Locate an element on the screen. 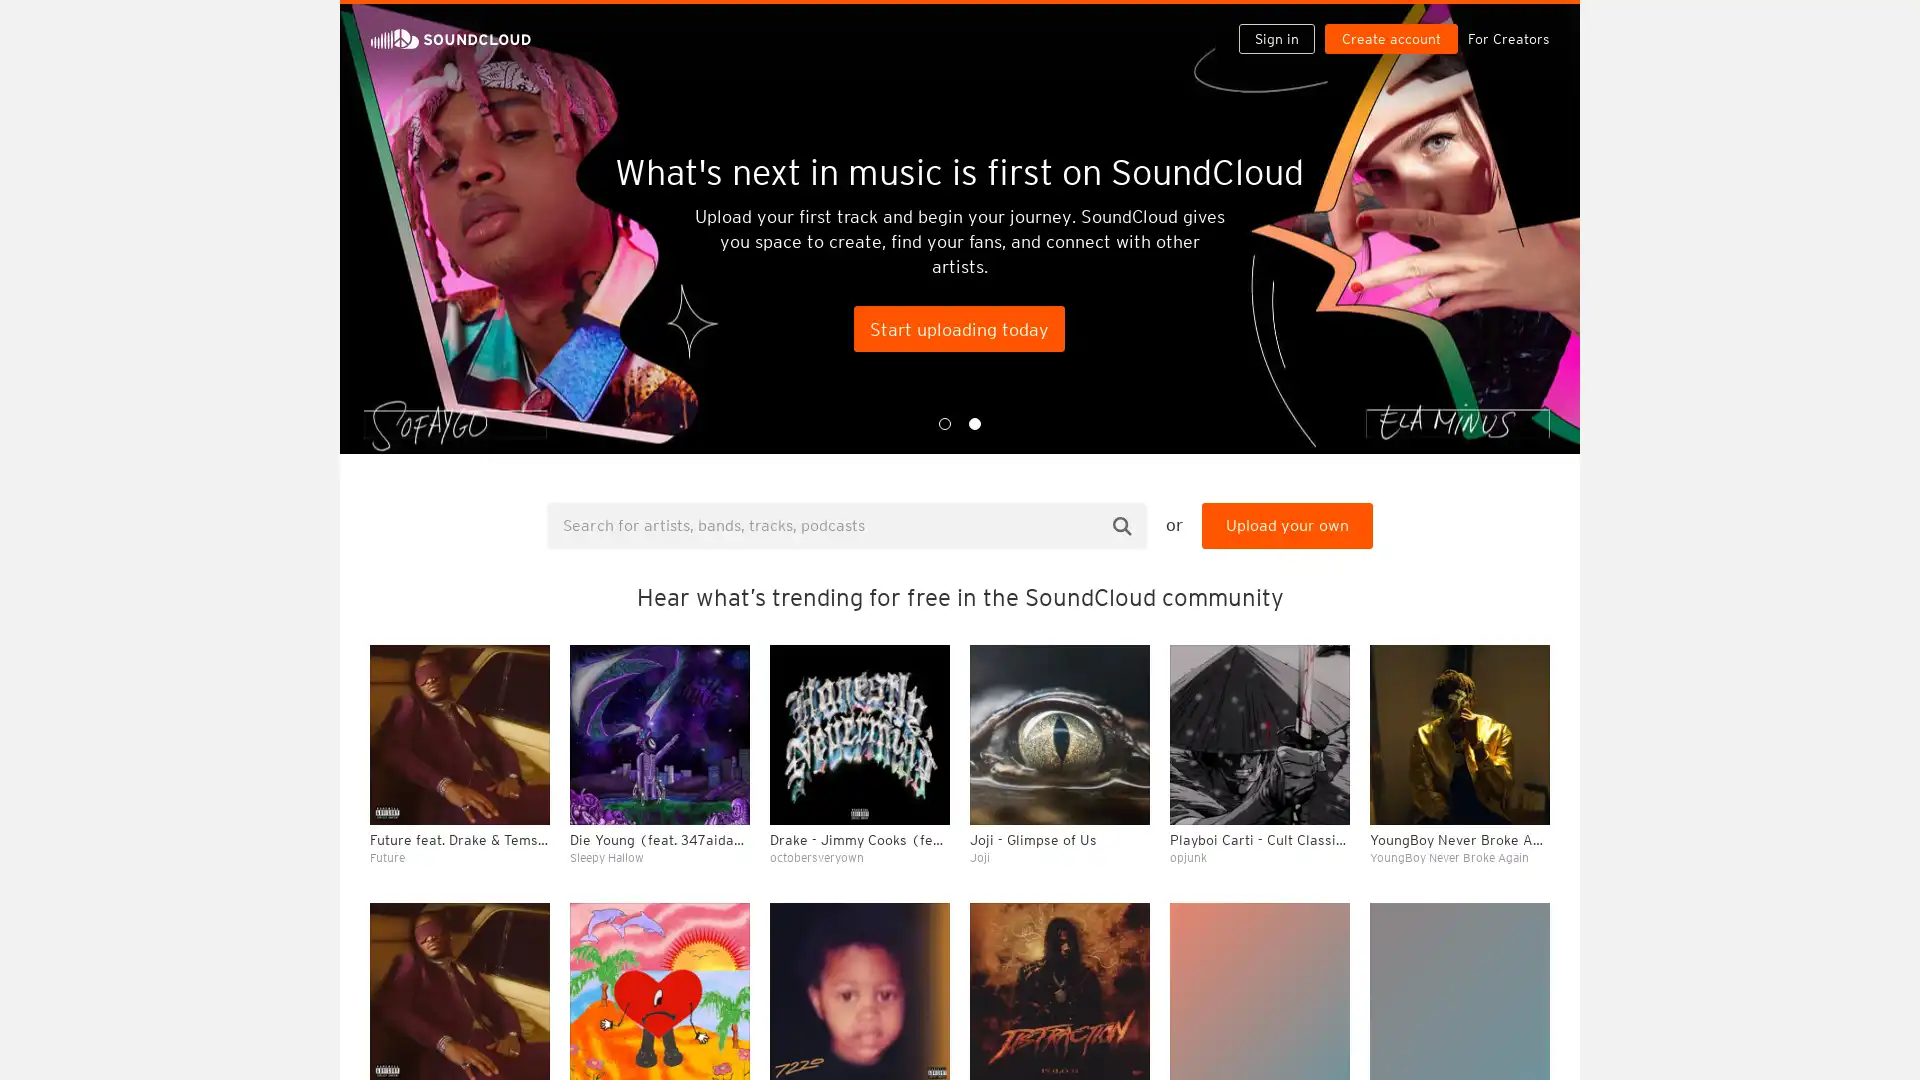 Image resolution: width=1920 pixels, height=1080 pixels. Hide queue is located at coordinates (1536, 546).